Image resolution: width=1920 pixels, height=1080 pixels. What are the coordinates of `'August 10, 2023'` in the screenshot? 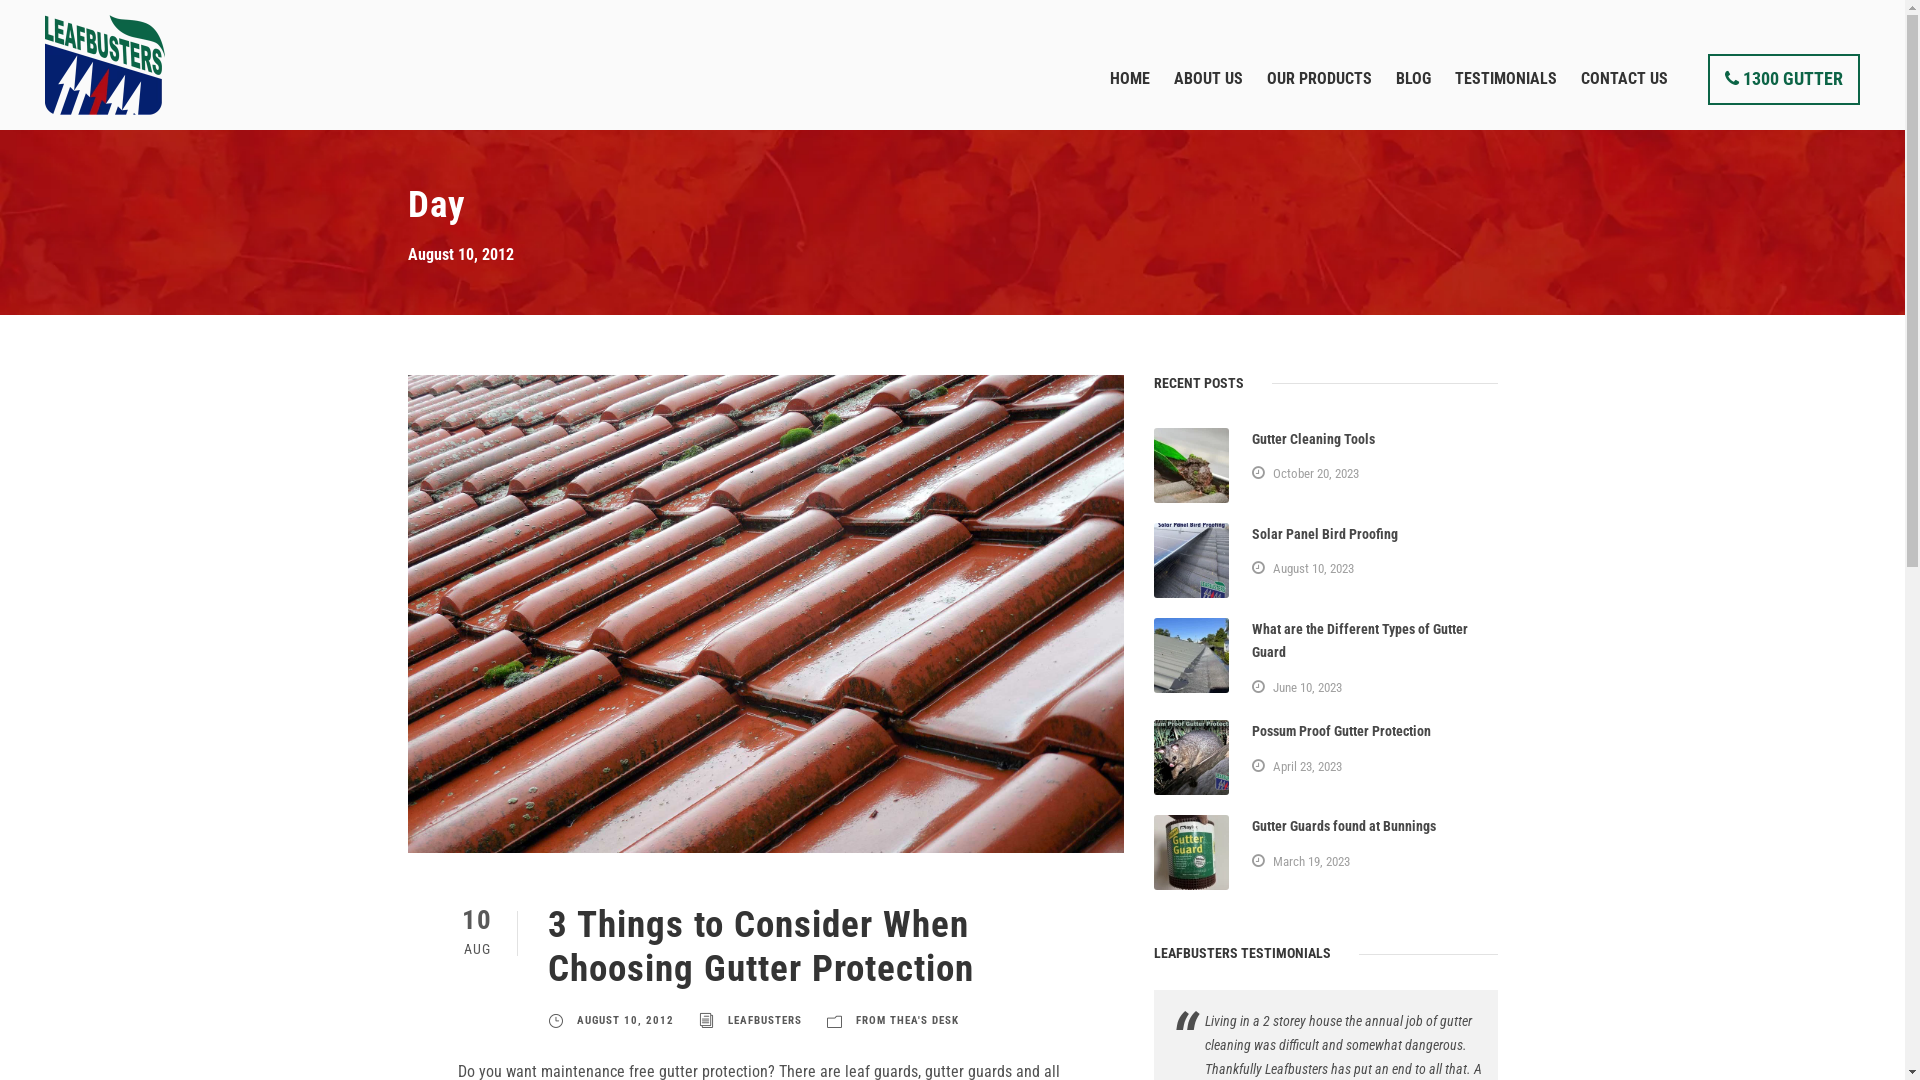 It's located at (1313, 568).